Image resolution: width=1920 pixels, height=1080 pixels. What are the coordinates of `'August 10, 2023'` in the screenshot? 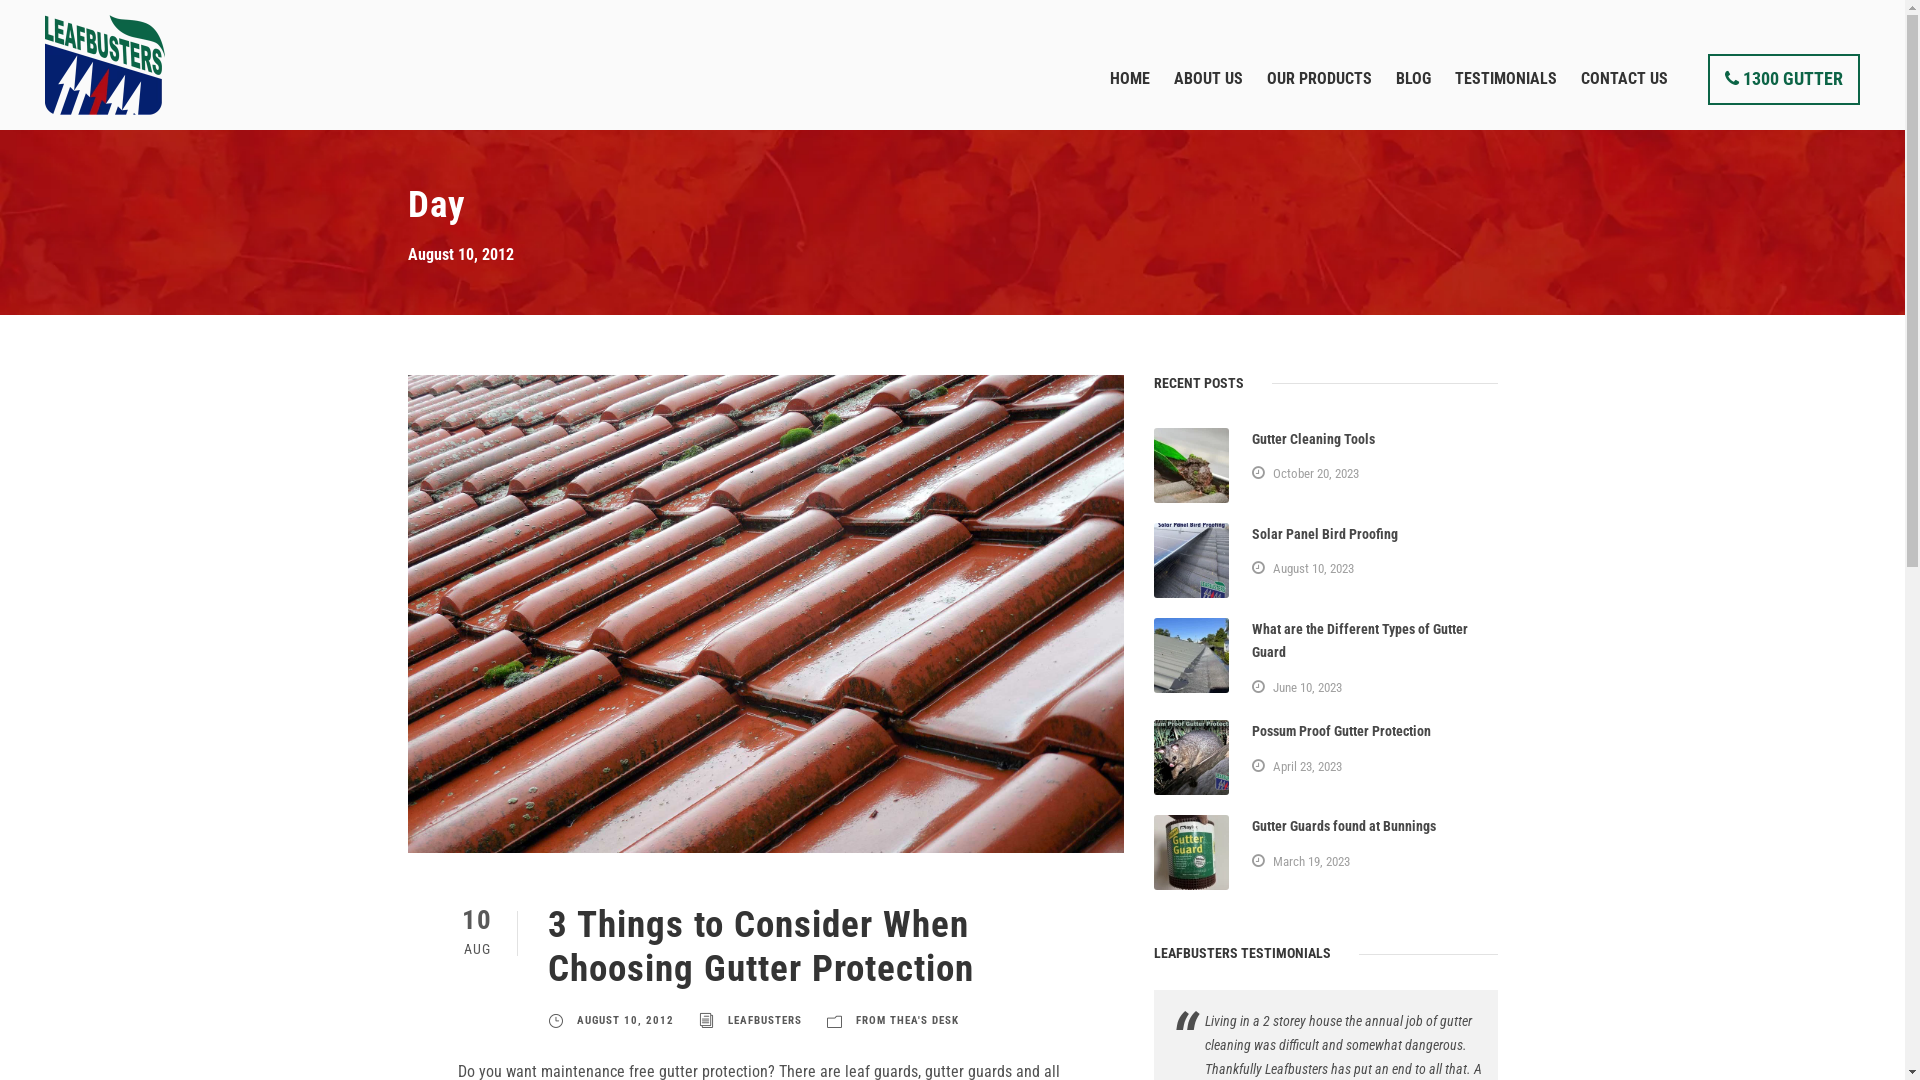 It's located at (1313, 568).